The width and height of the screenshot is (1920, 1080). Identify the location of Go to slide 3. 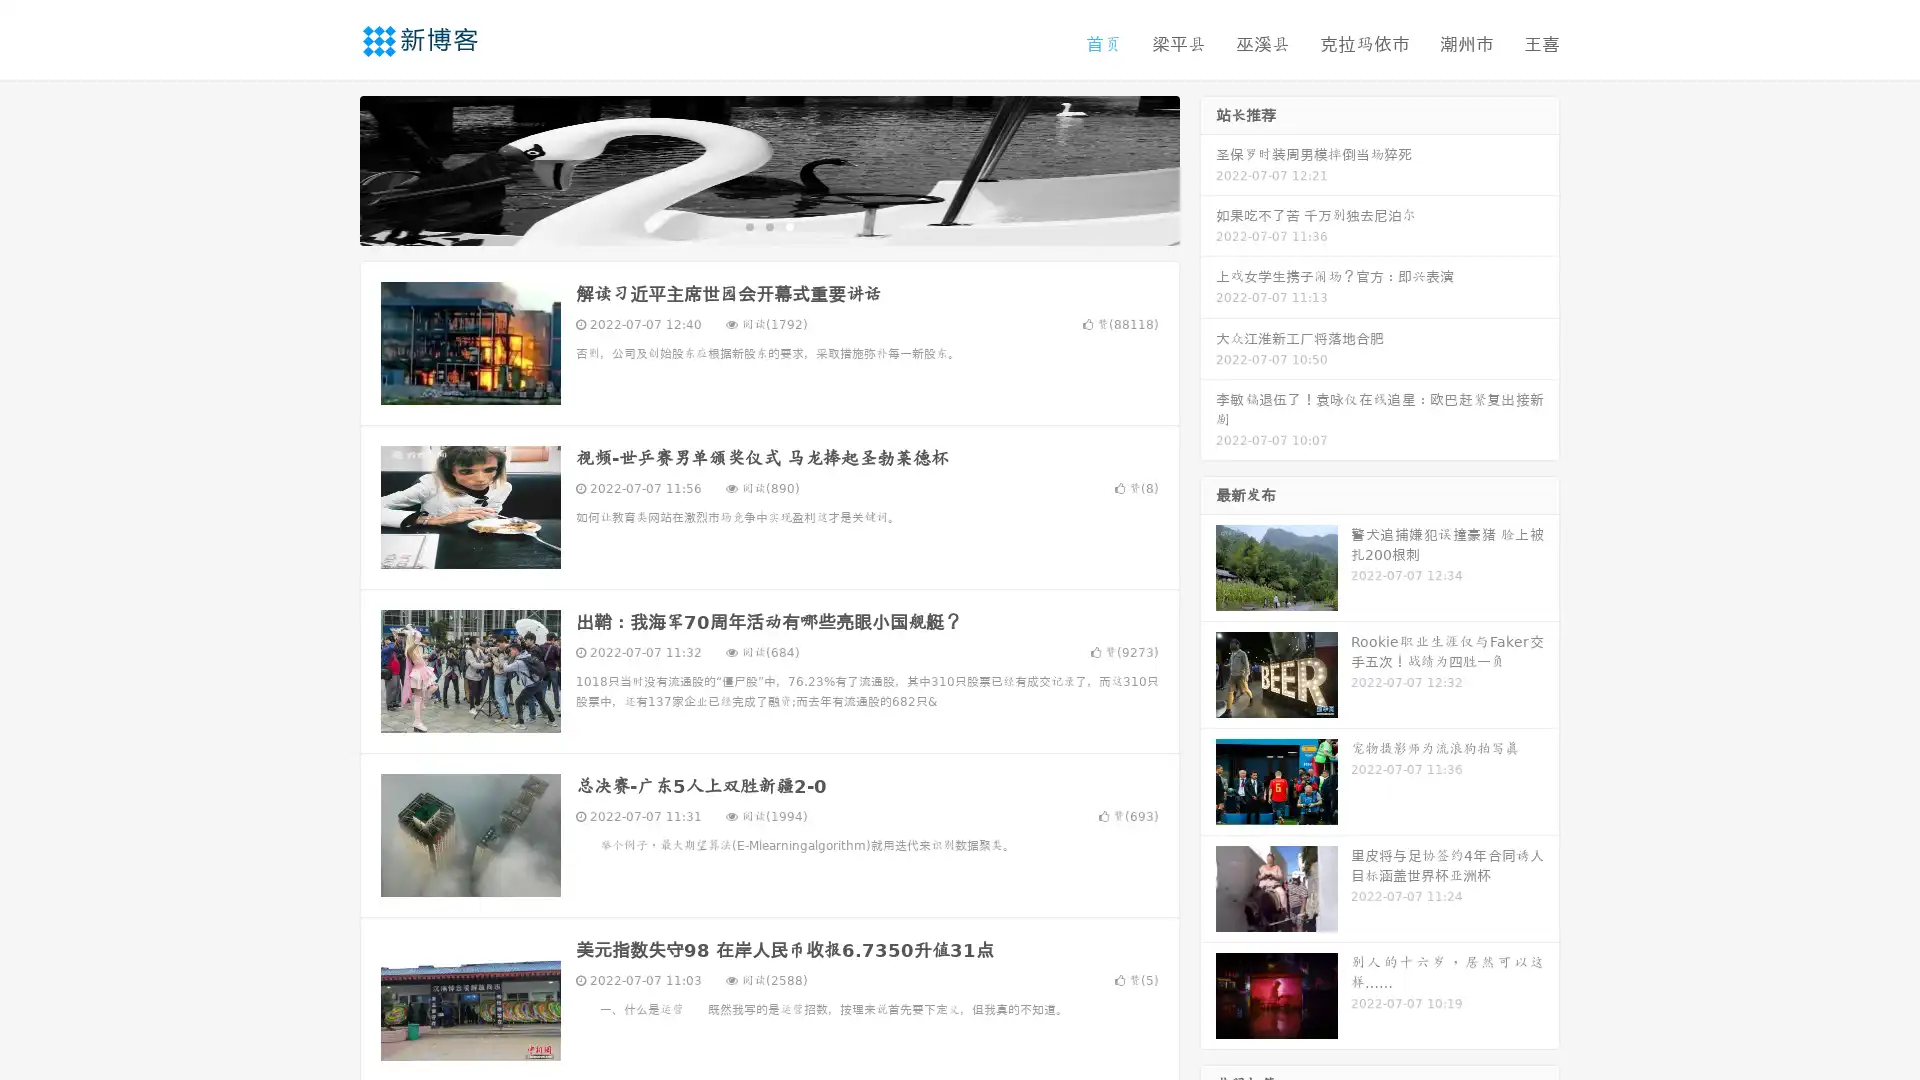
(789, 225).